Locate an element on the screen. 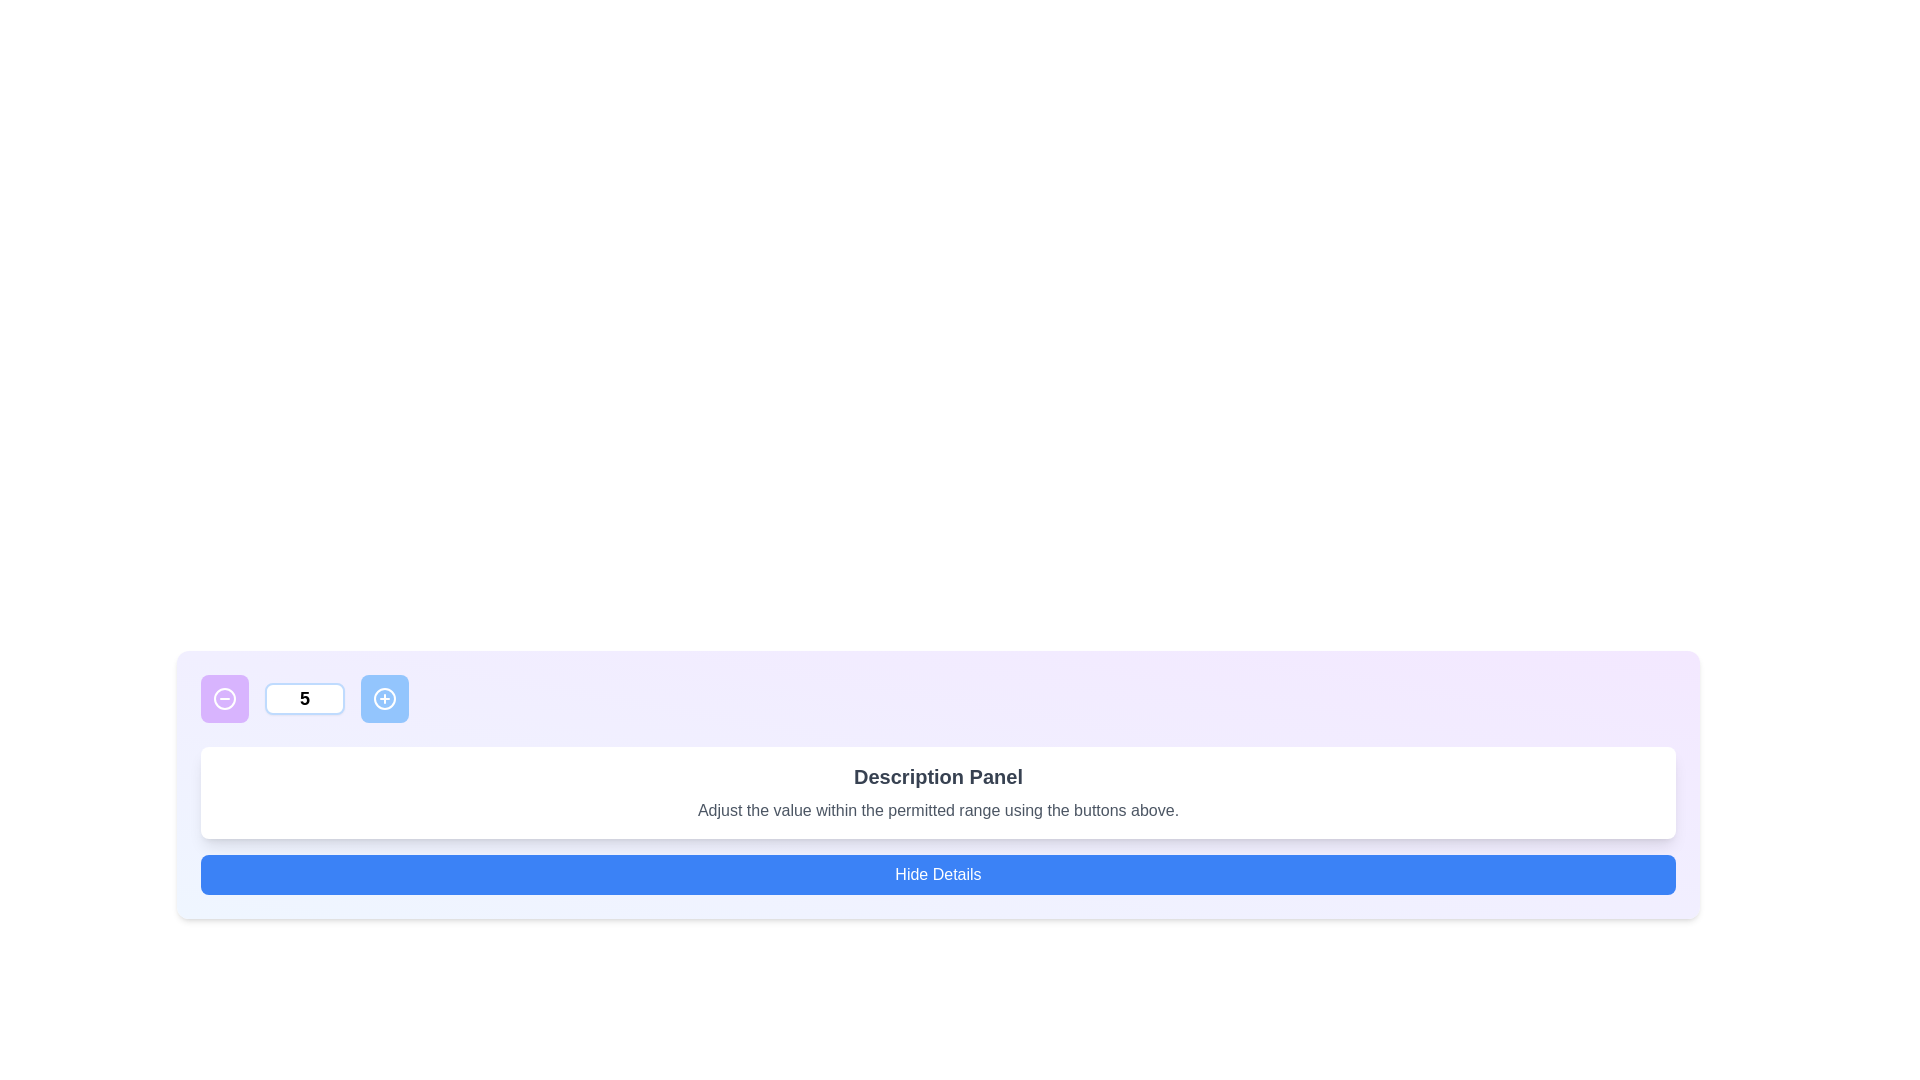 The height and width of the screenshot is (1080, 1920). the static text element that provides supplementary instructions, located in the lower half of the 'Description Panel' is located at coordinates (937, 810).